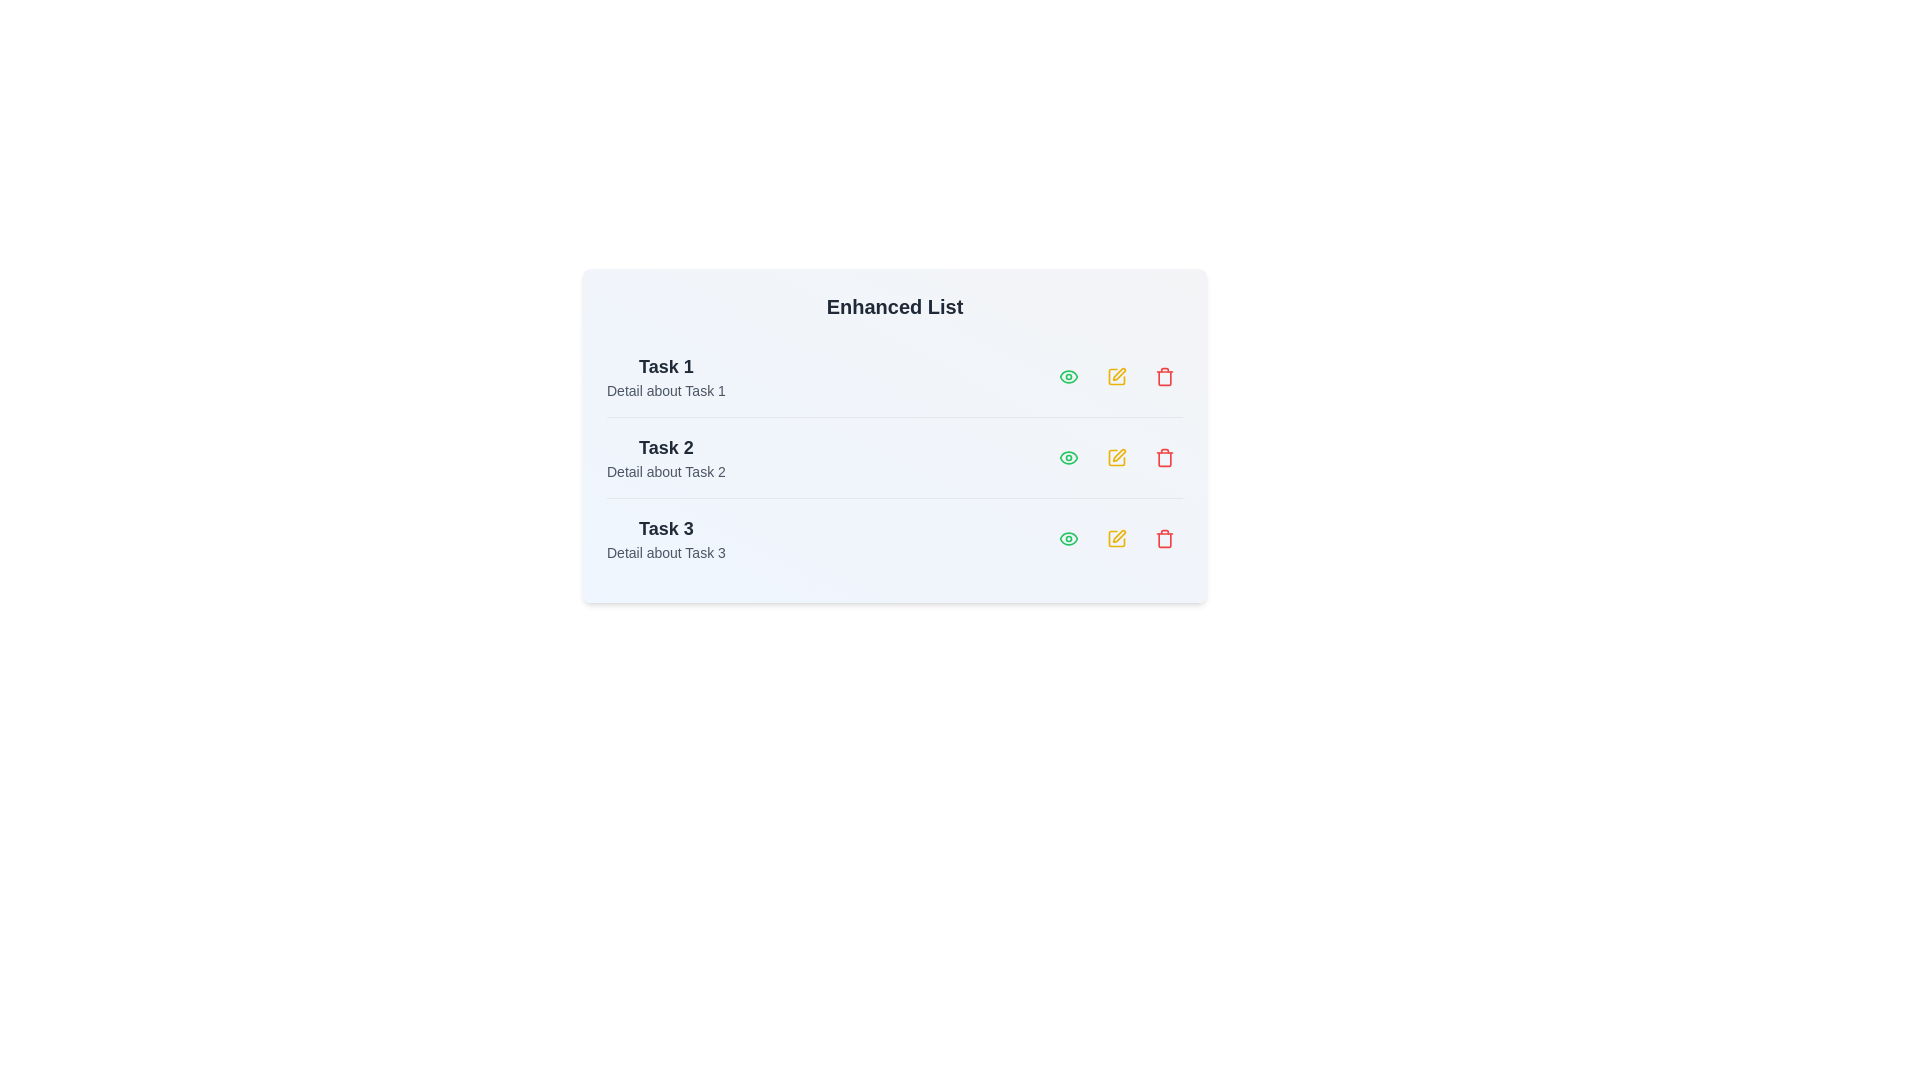 The width and height of the screenshot is (1920, 1080). What do you see at coordinates (1165, 377) in the screenshot?
I see `the 'Trash' icon corresponding to the task labeled 'Task 1'` at bounding box center [1165, 377].